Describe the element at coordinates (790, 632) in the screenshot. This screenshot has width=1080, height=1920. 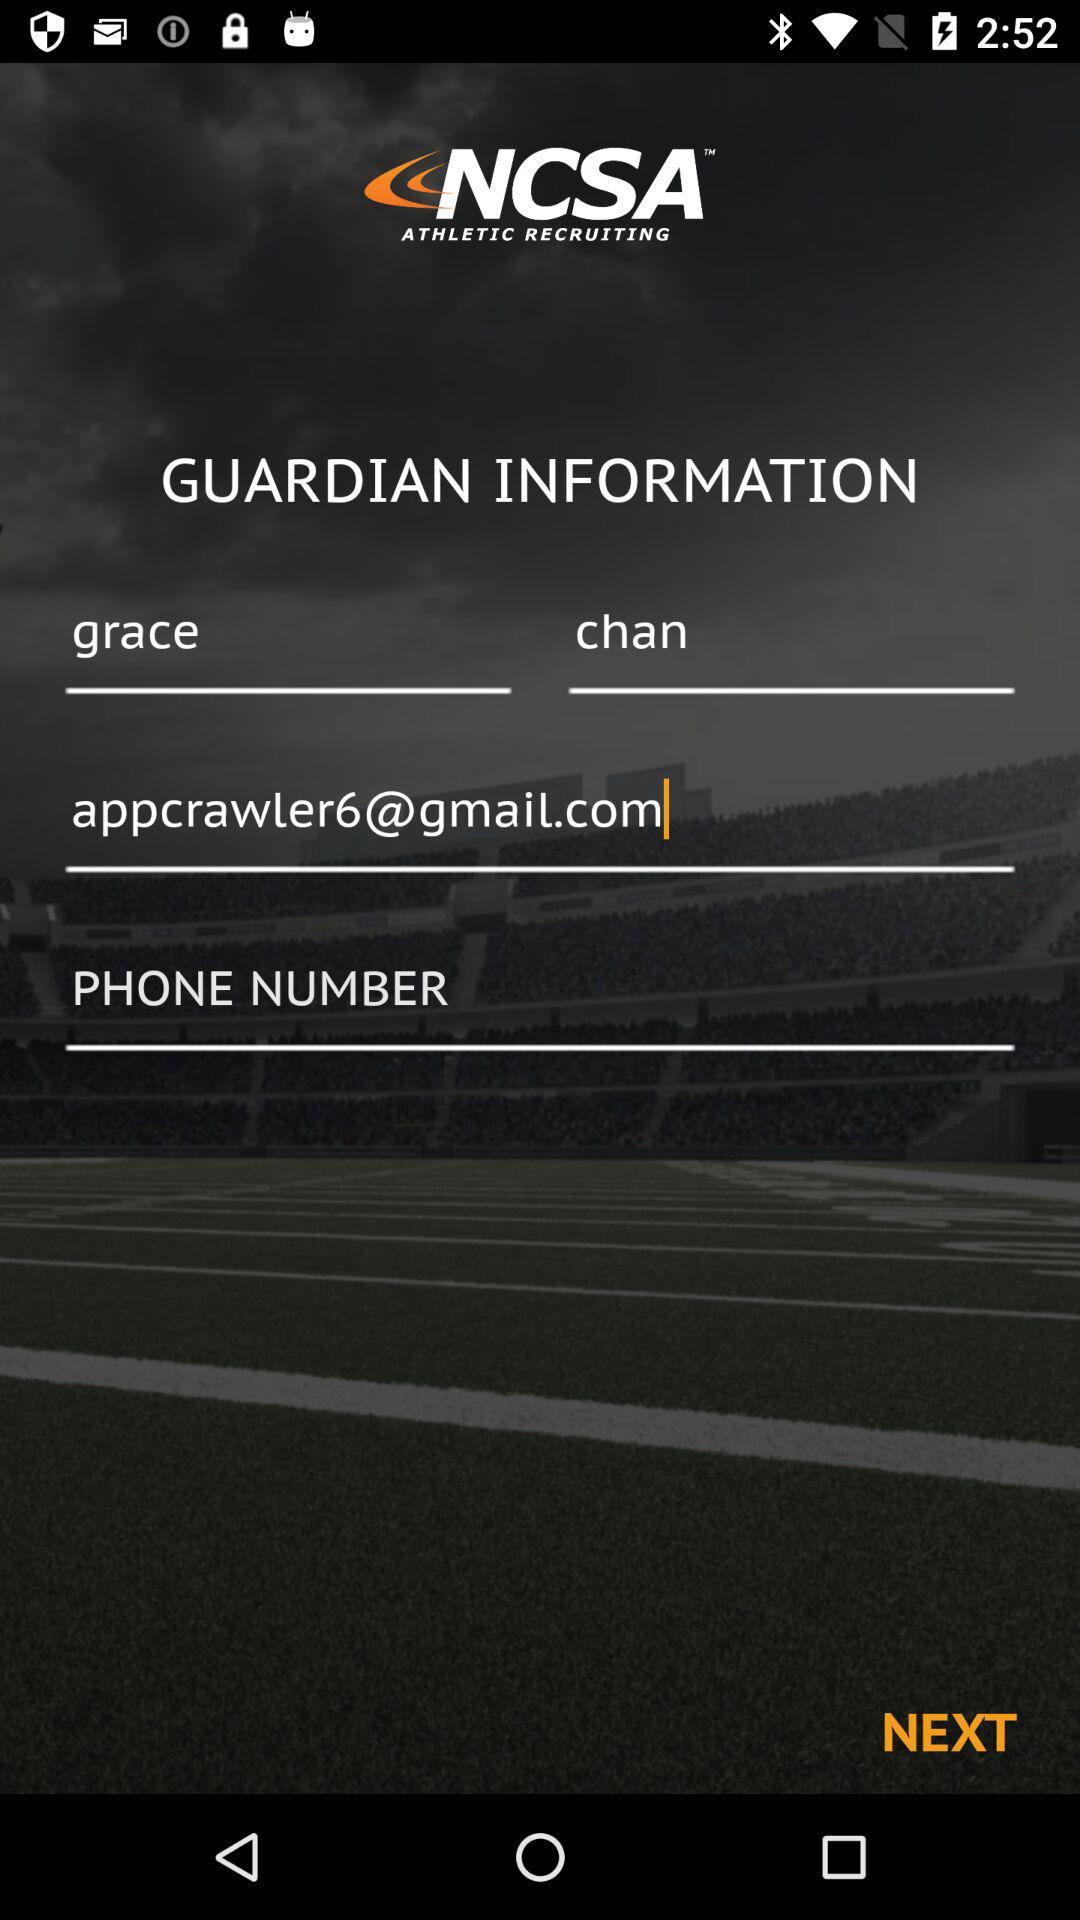
I see `item at the top right corner` at that location.